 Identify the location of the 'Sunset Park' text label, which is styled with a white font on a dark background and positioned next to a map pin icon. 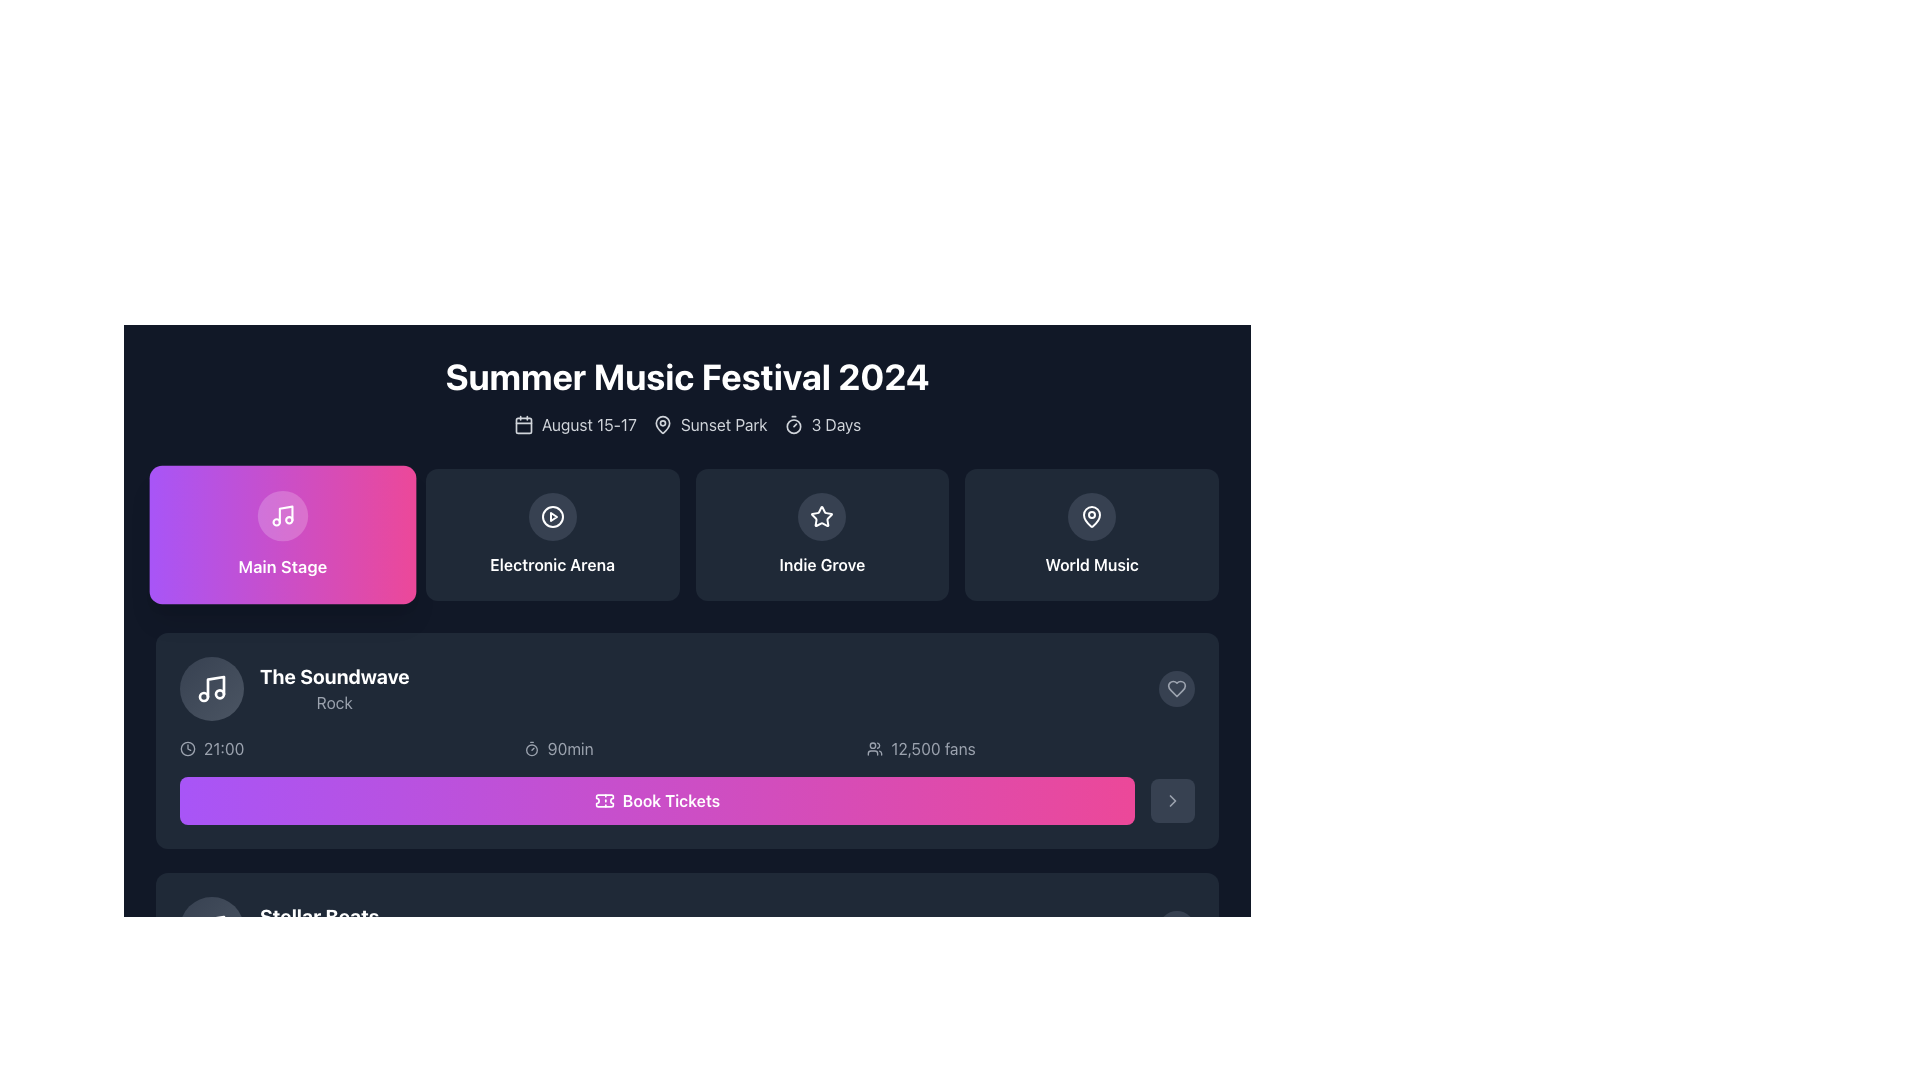
(723, 423).